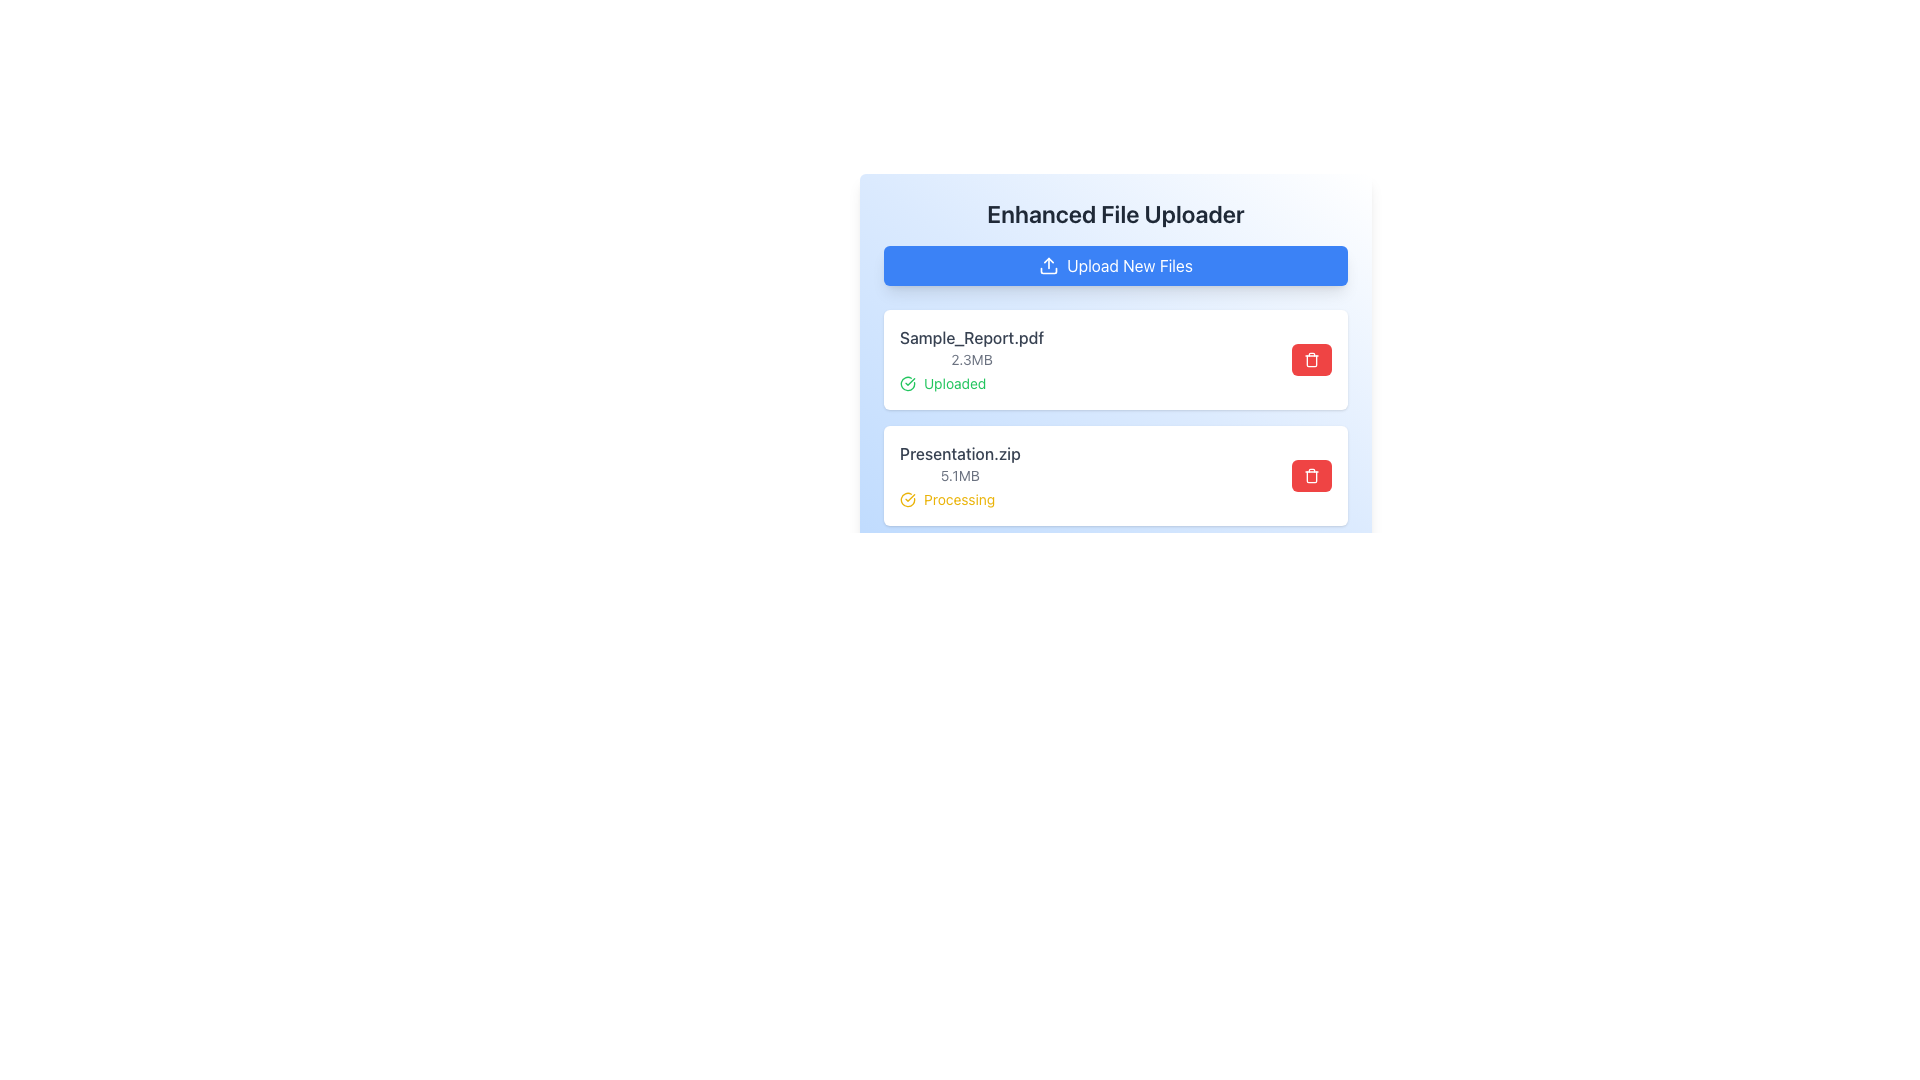  Describe the element at coordinates (1115, 358) in the screenshot. I see `file details of the interactive list item labeled 'Sample_Report.pdf' with a size of '2.3MB' and an 'Uploaded' status indicator` at that location.